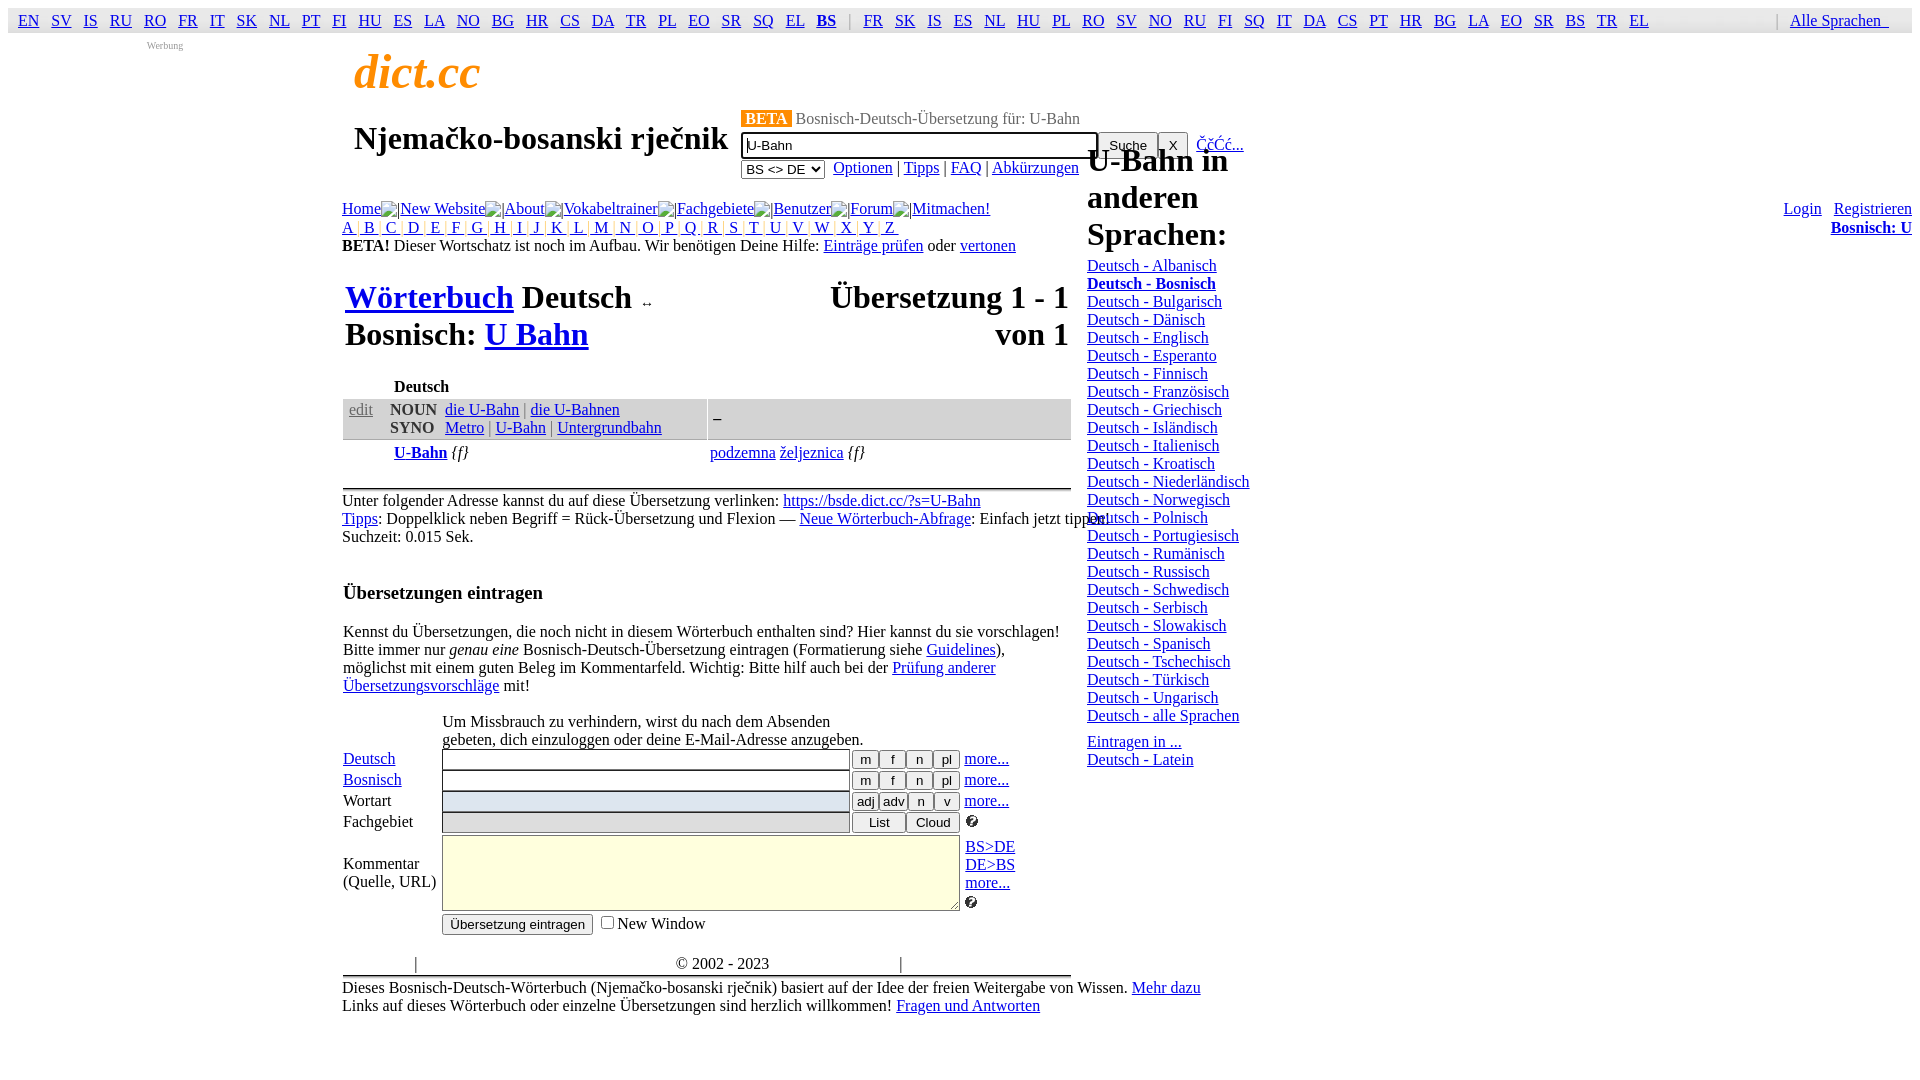 Image resolution: width=1920 pixels, height=1080 pixels. What do you see at coordinates (537, 333) in the screenshot?
I see `'U Bahn'` at bounding box center [537, 333].